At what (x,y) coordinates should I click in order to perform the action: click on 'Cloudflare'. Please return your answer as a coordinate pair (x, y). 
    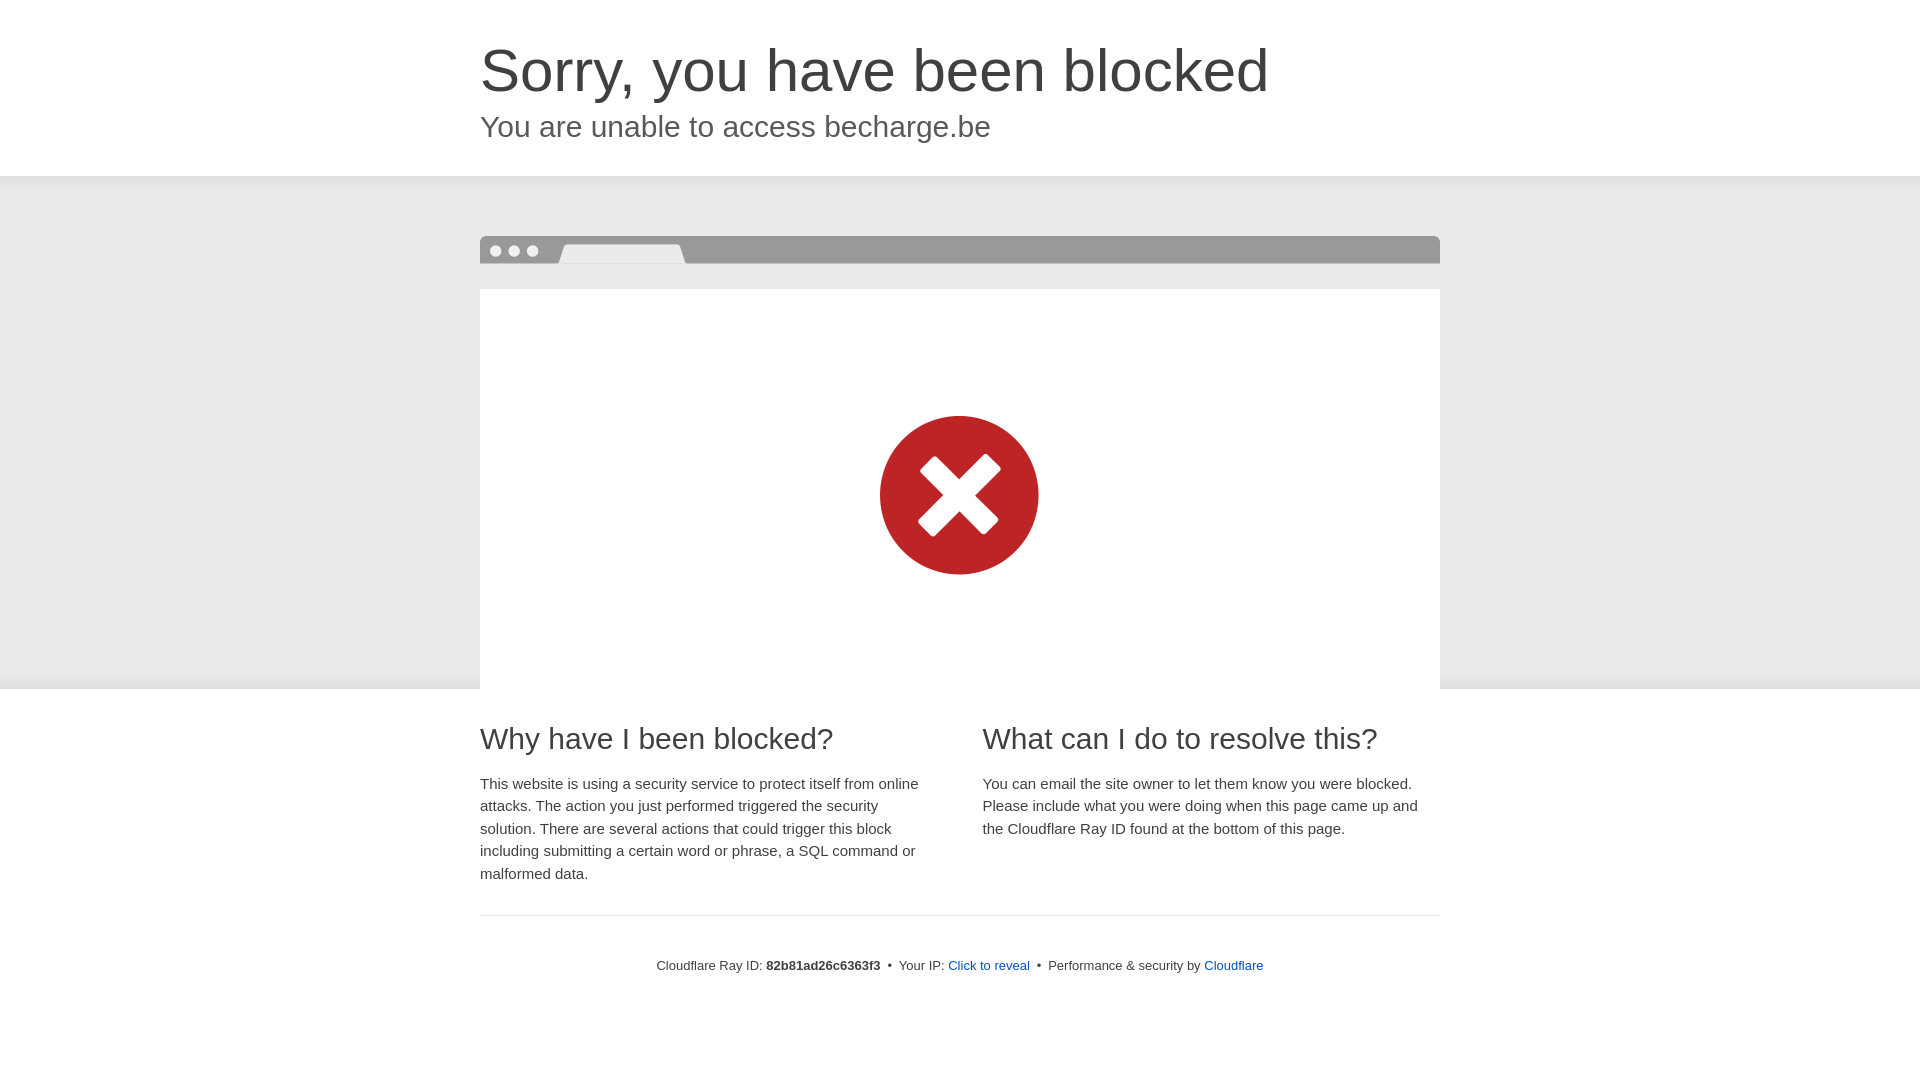
    Looking at the image, I should click on (1232, 964).